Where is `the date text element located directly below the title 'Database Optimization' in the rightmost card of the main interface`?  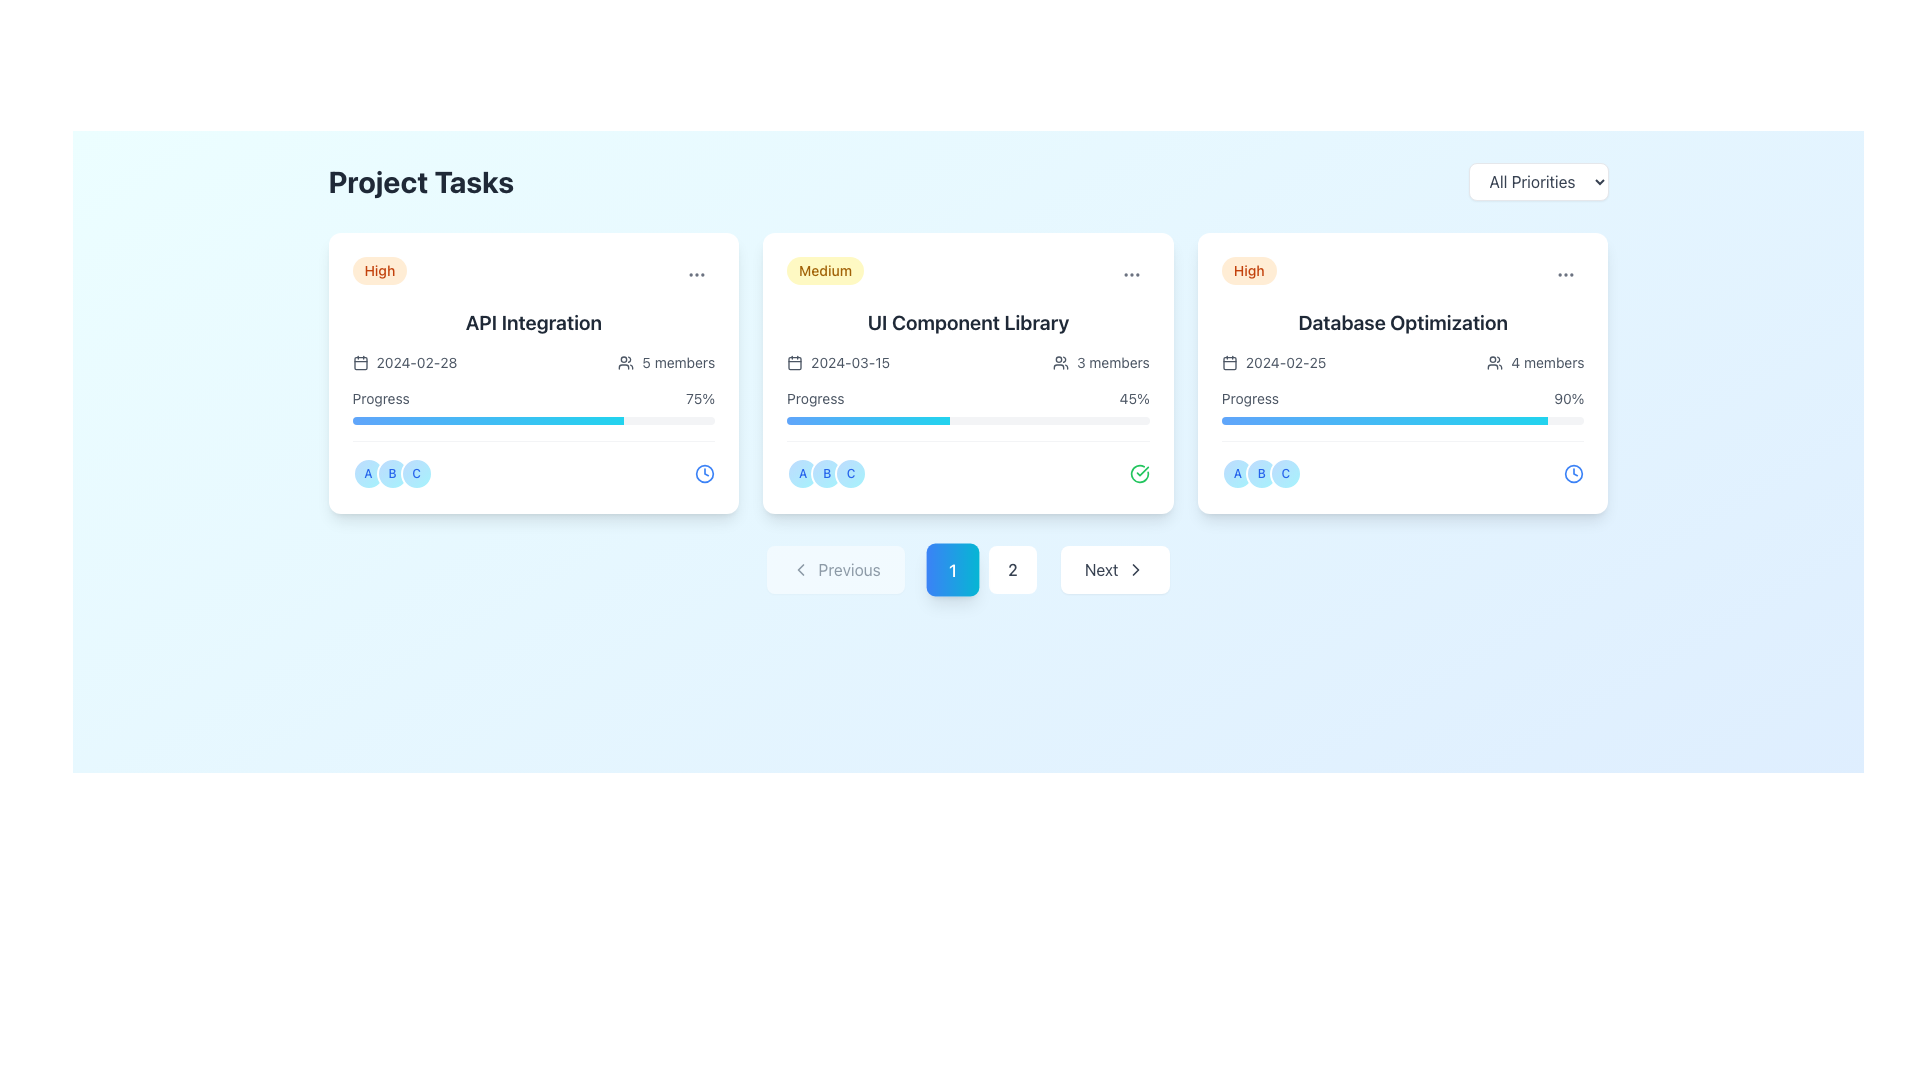
the date text element located directly below the title 'Database Optimization' in the rightmost card of the main interface is located at coordinates (1272, 362).